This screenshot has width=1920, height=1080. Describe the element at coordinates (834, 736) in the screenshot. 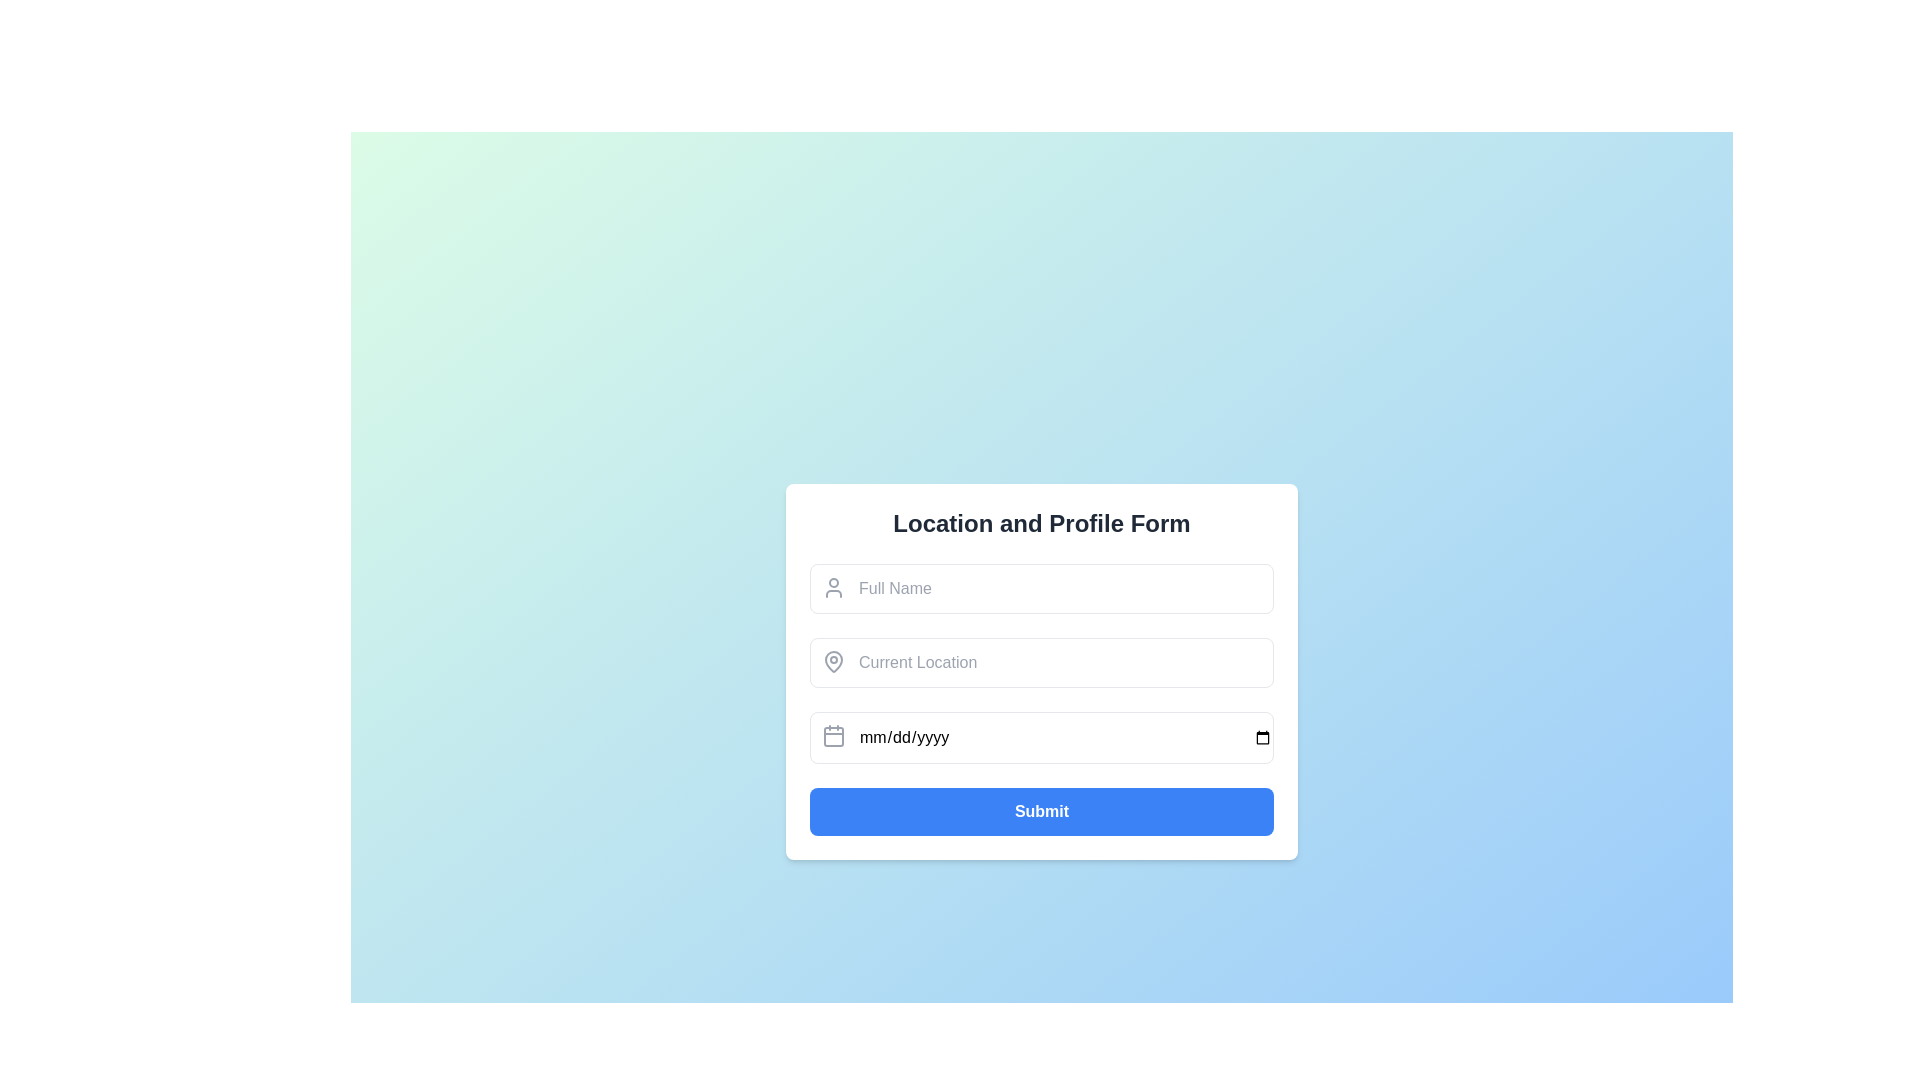

I see `the calendar icon styled with a gray hue, which is positioned to the left of the date input field labeled 'mm/dd/yyyy'` at that location.